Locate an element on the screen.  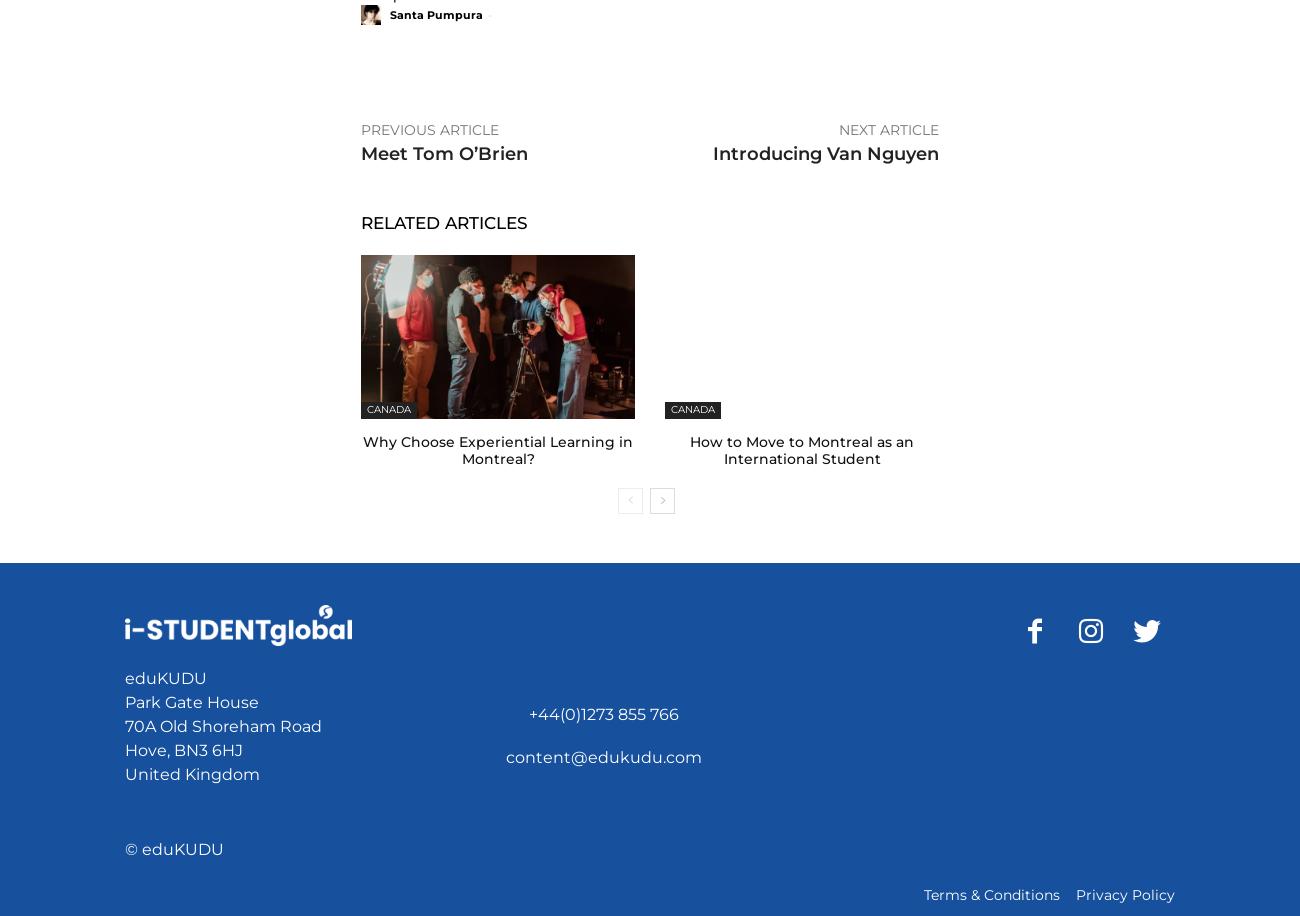
'Privacy Policy' is located at coordinates (1124, 894).